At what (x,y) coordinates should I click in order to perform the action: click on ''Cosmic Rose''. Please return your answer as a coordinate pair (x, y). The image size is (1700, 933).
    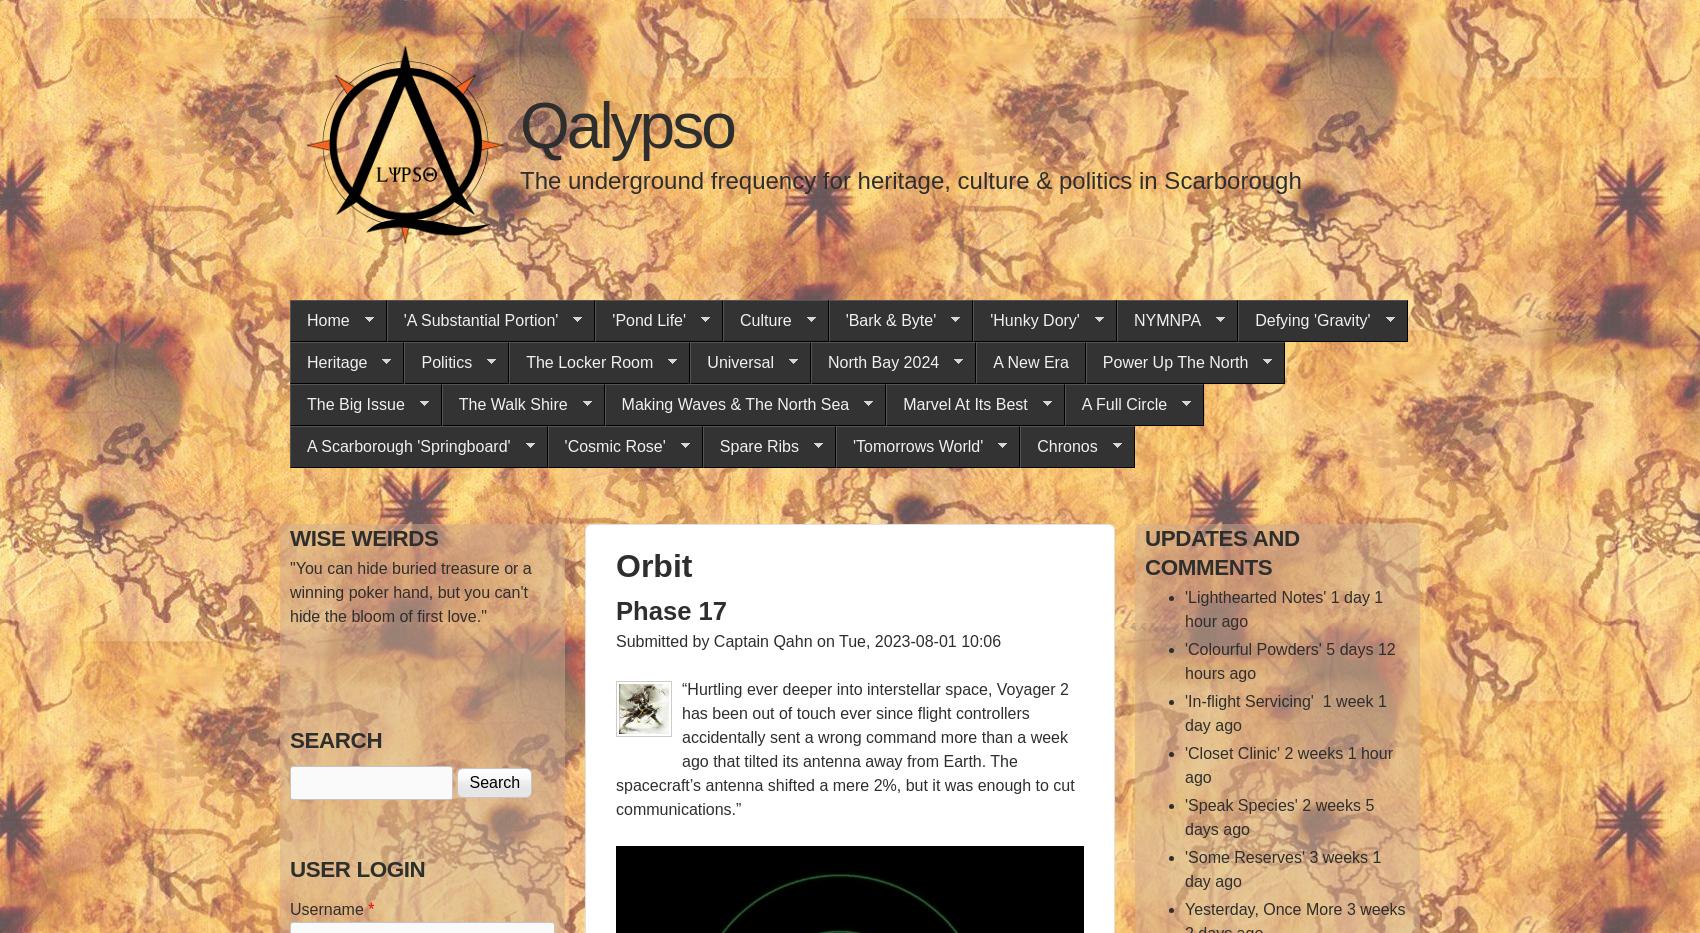
    Looking at the image, I should click on (613, 445).